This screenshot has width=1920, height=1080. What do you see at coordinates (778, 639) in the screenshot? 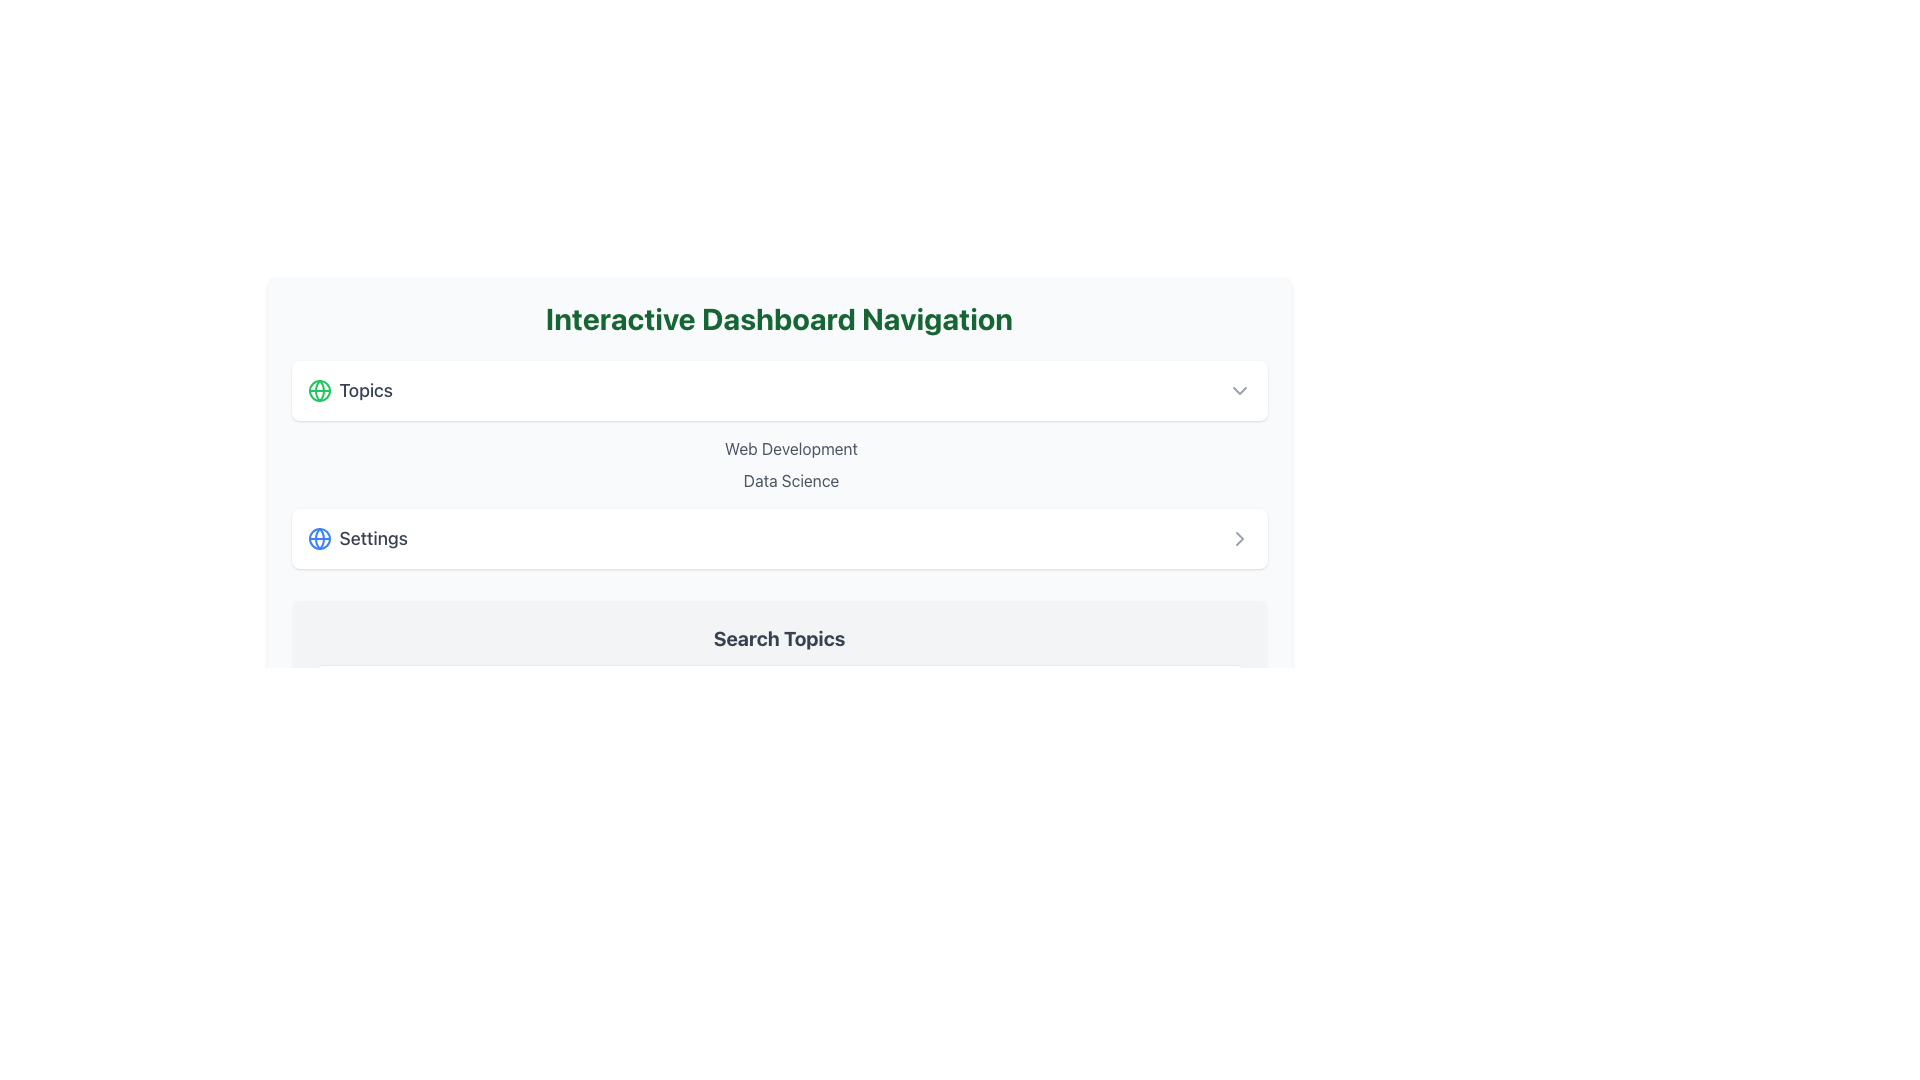
I see `the 'Search Topics' text label, which is styled in bold and large font and is located in a light gray rounded rectangle above the search bar` at bounding box center [778, 639].